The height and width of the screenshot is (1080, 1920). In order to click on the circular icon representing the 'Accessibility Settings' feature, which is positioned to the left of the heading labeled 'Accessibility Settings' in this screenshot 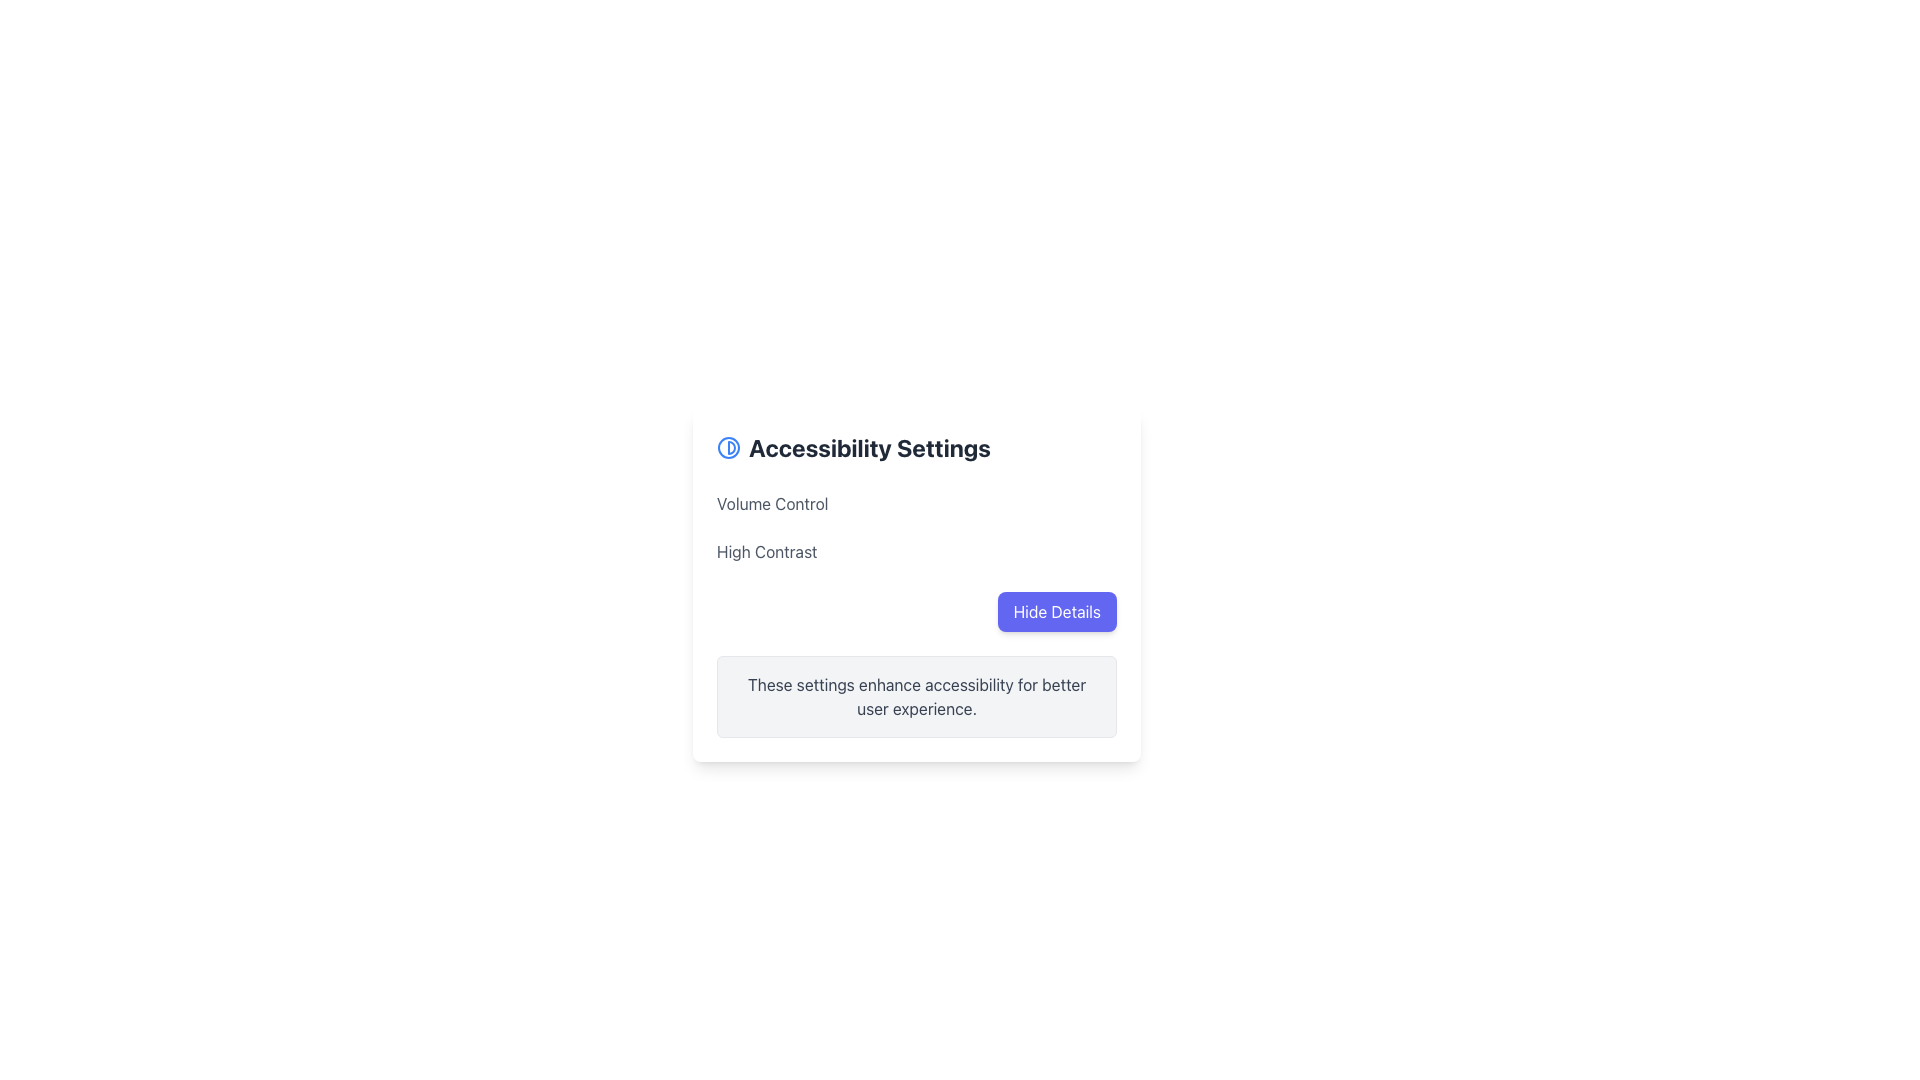, I will do `click(728, 446)`.